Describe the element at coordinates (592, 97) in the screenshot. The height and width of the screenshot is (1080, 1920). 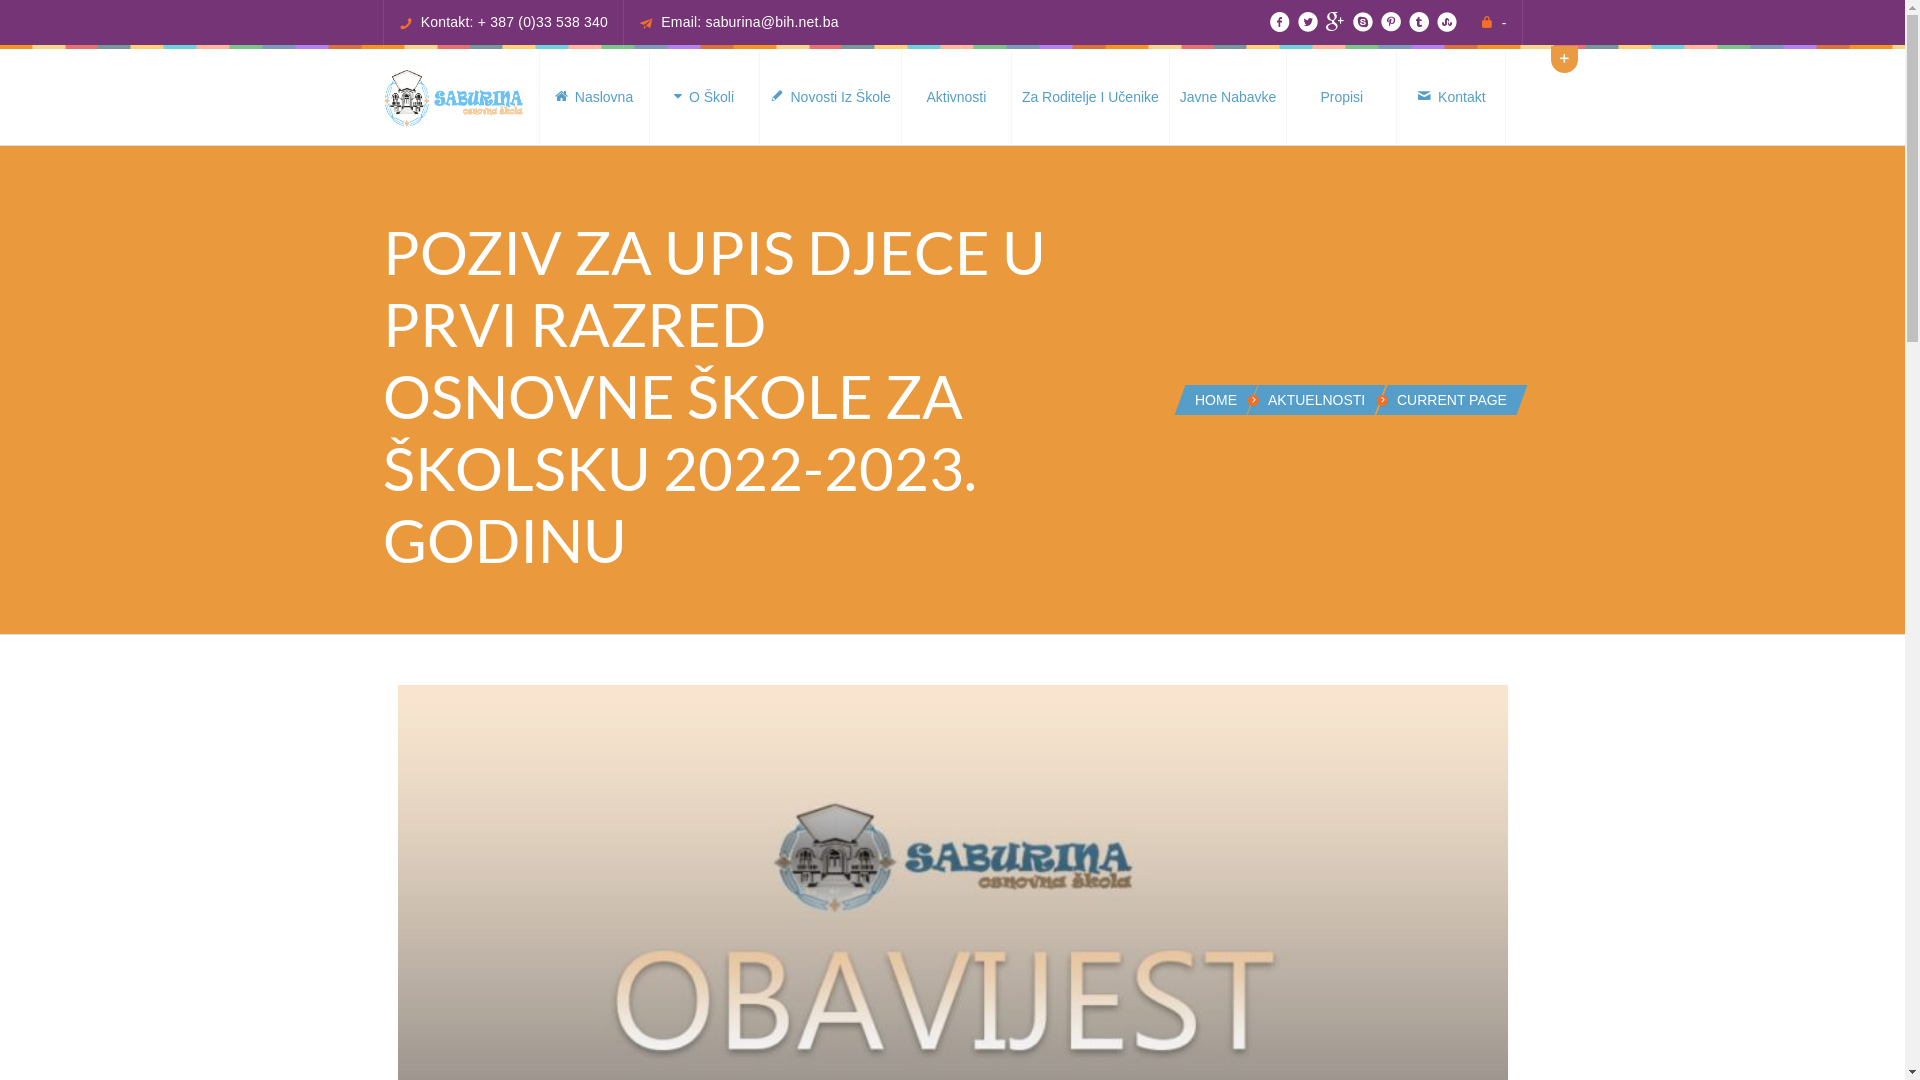
I see `'Naslovna'` at that location.